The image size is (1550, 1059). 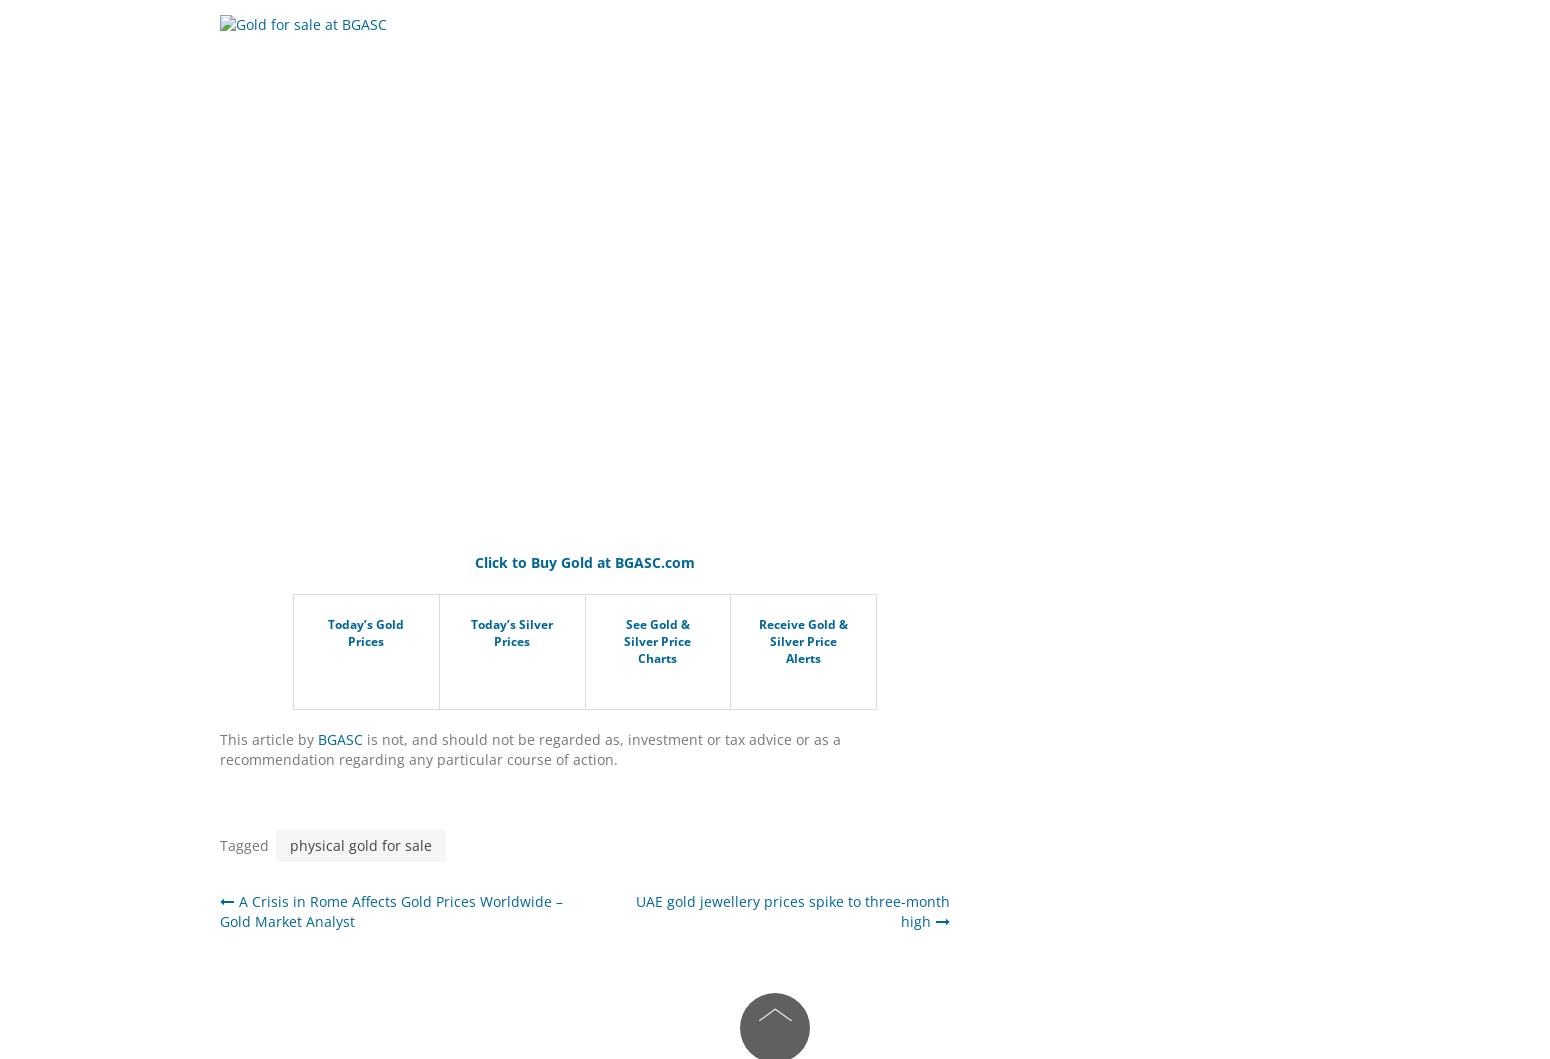 I want to click on 'Today’s Gold Prices', so click(x=364, y=631).